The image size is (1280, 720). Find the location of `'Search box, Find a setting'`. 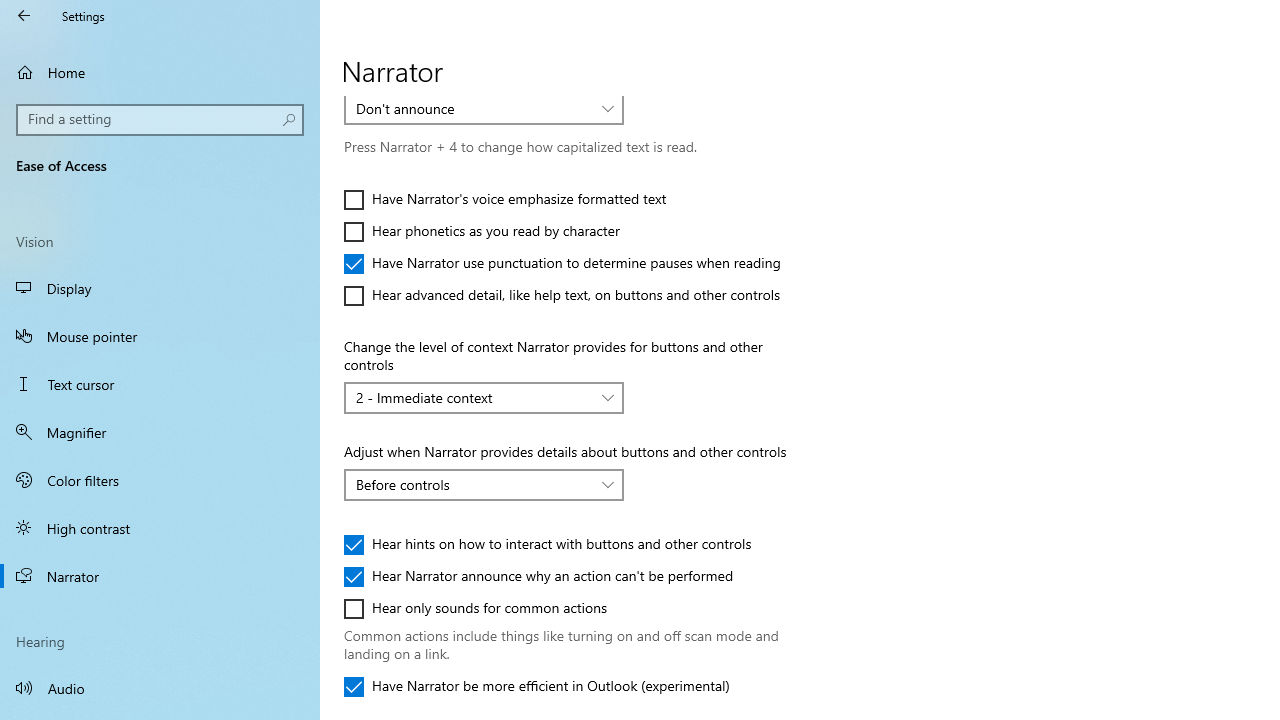

'Search box, Find a setting' is located at coordinates (160, 119).